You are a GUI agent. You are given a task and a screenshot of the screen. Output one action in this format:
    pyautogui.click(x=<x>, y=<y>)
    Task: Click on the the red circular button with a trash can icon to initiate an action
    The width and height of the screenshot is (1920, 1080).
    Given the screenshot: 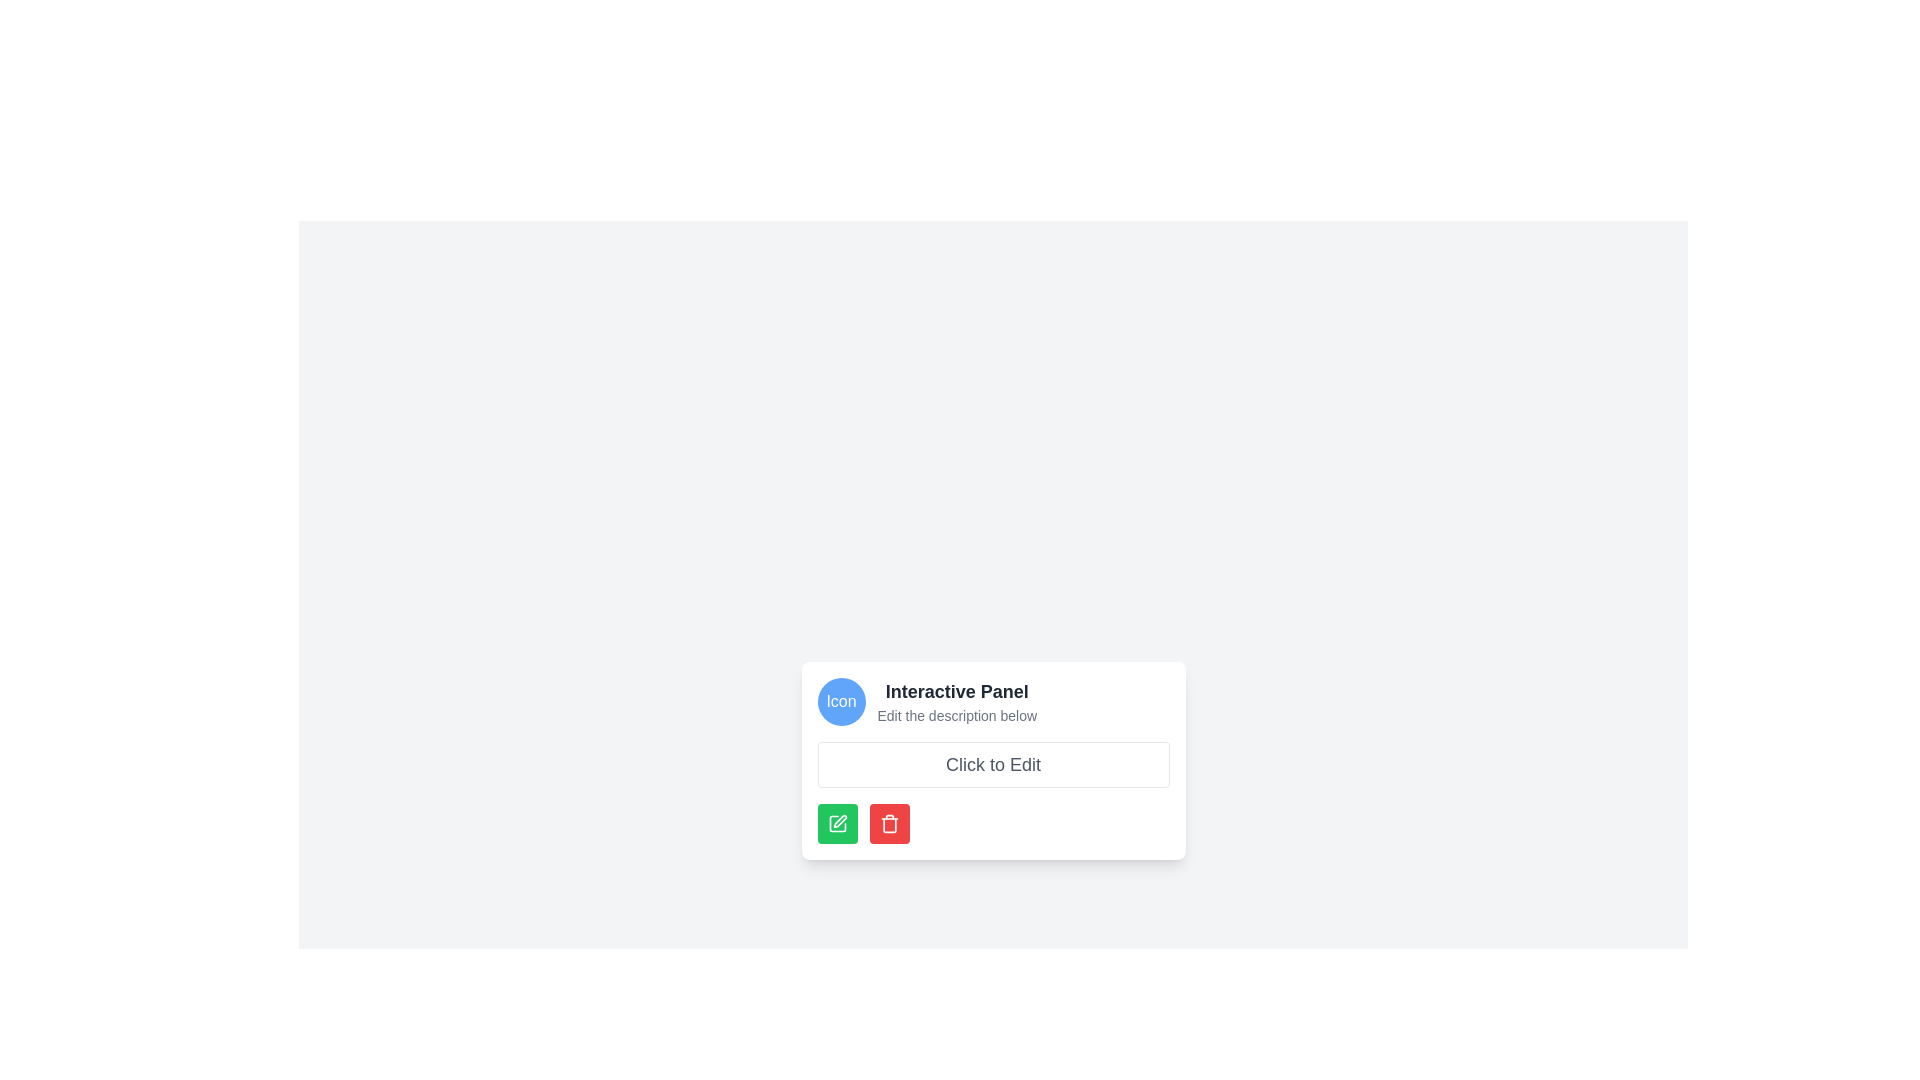 What is the action you would take?
    pyautogui.click(x=888, y=824)
    